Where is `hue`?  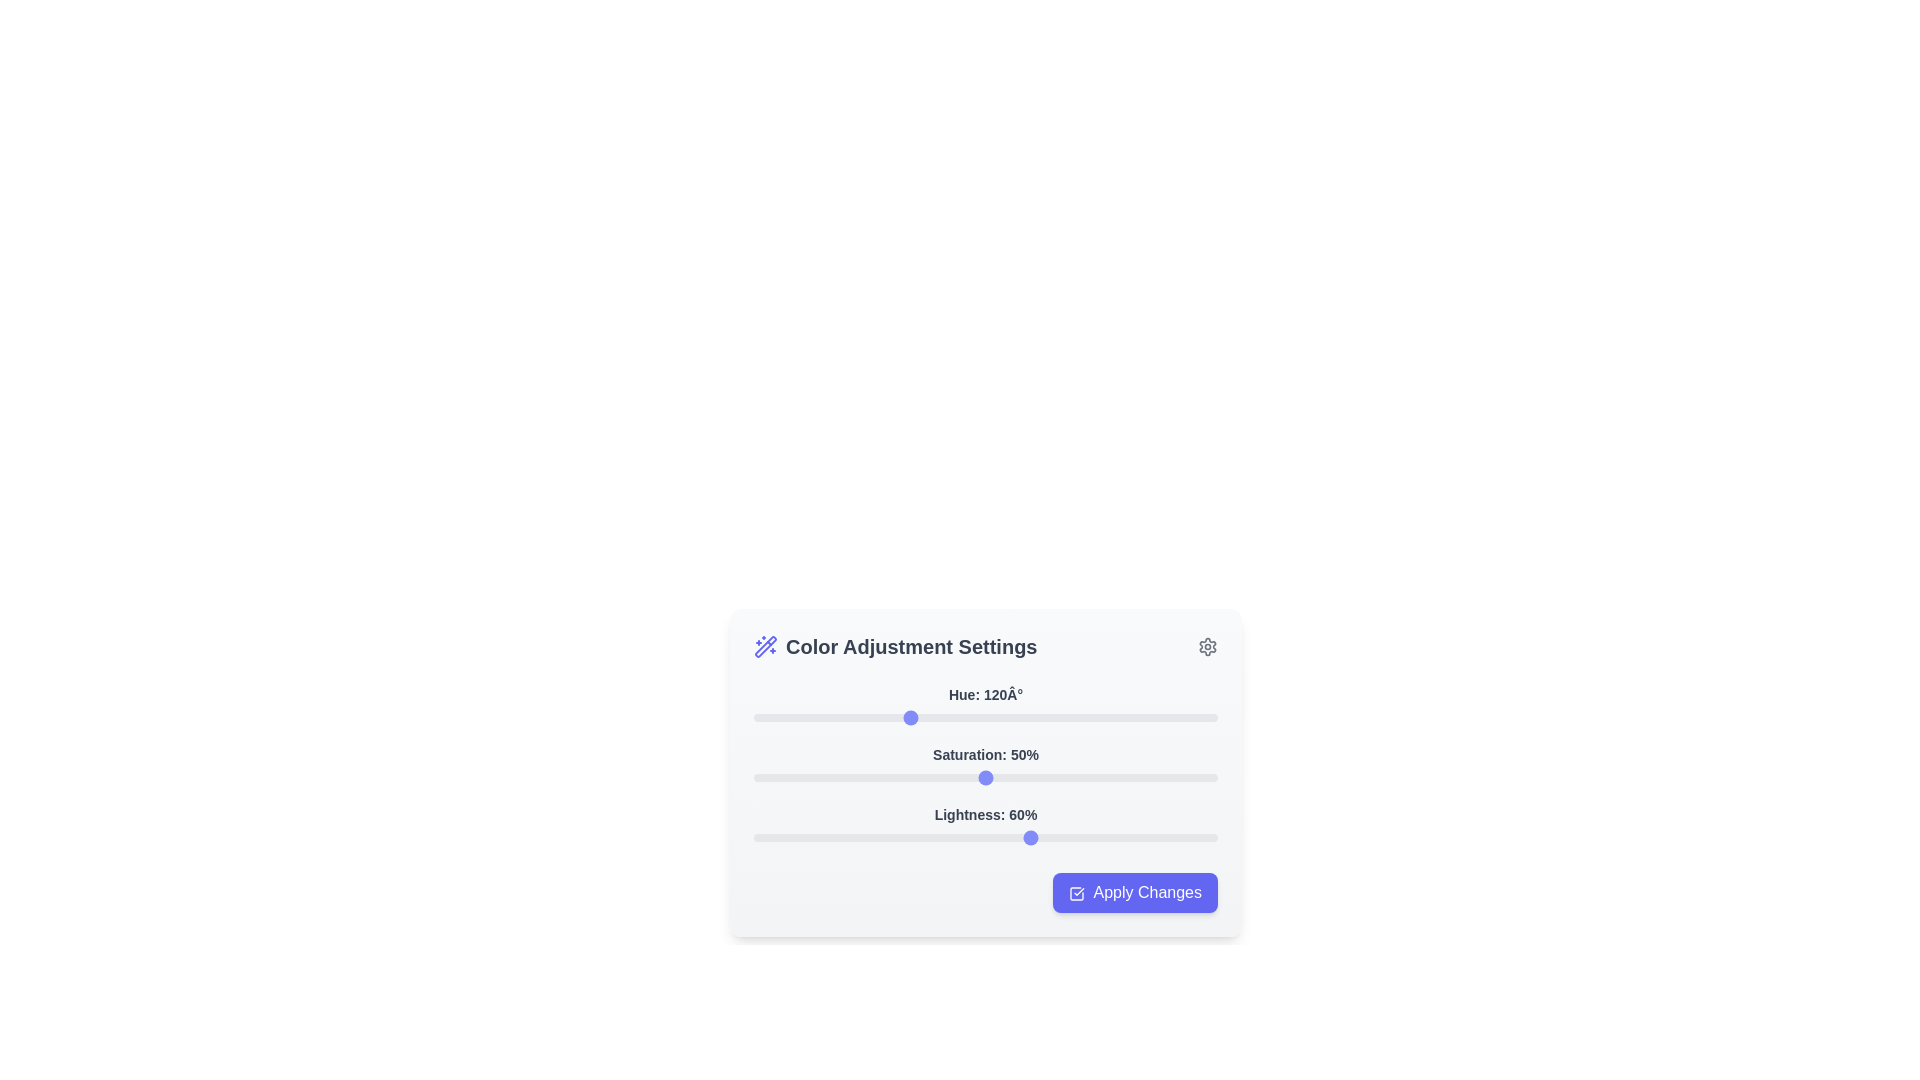
hue is located at coordinates (767, 716).